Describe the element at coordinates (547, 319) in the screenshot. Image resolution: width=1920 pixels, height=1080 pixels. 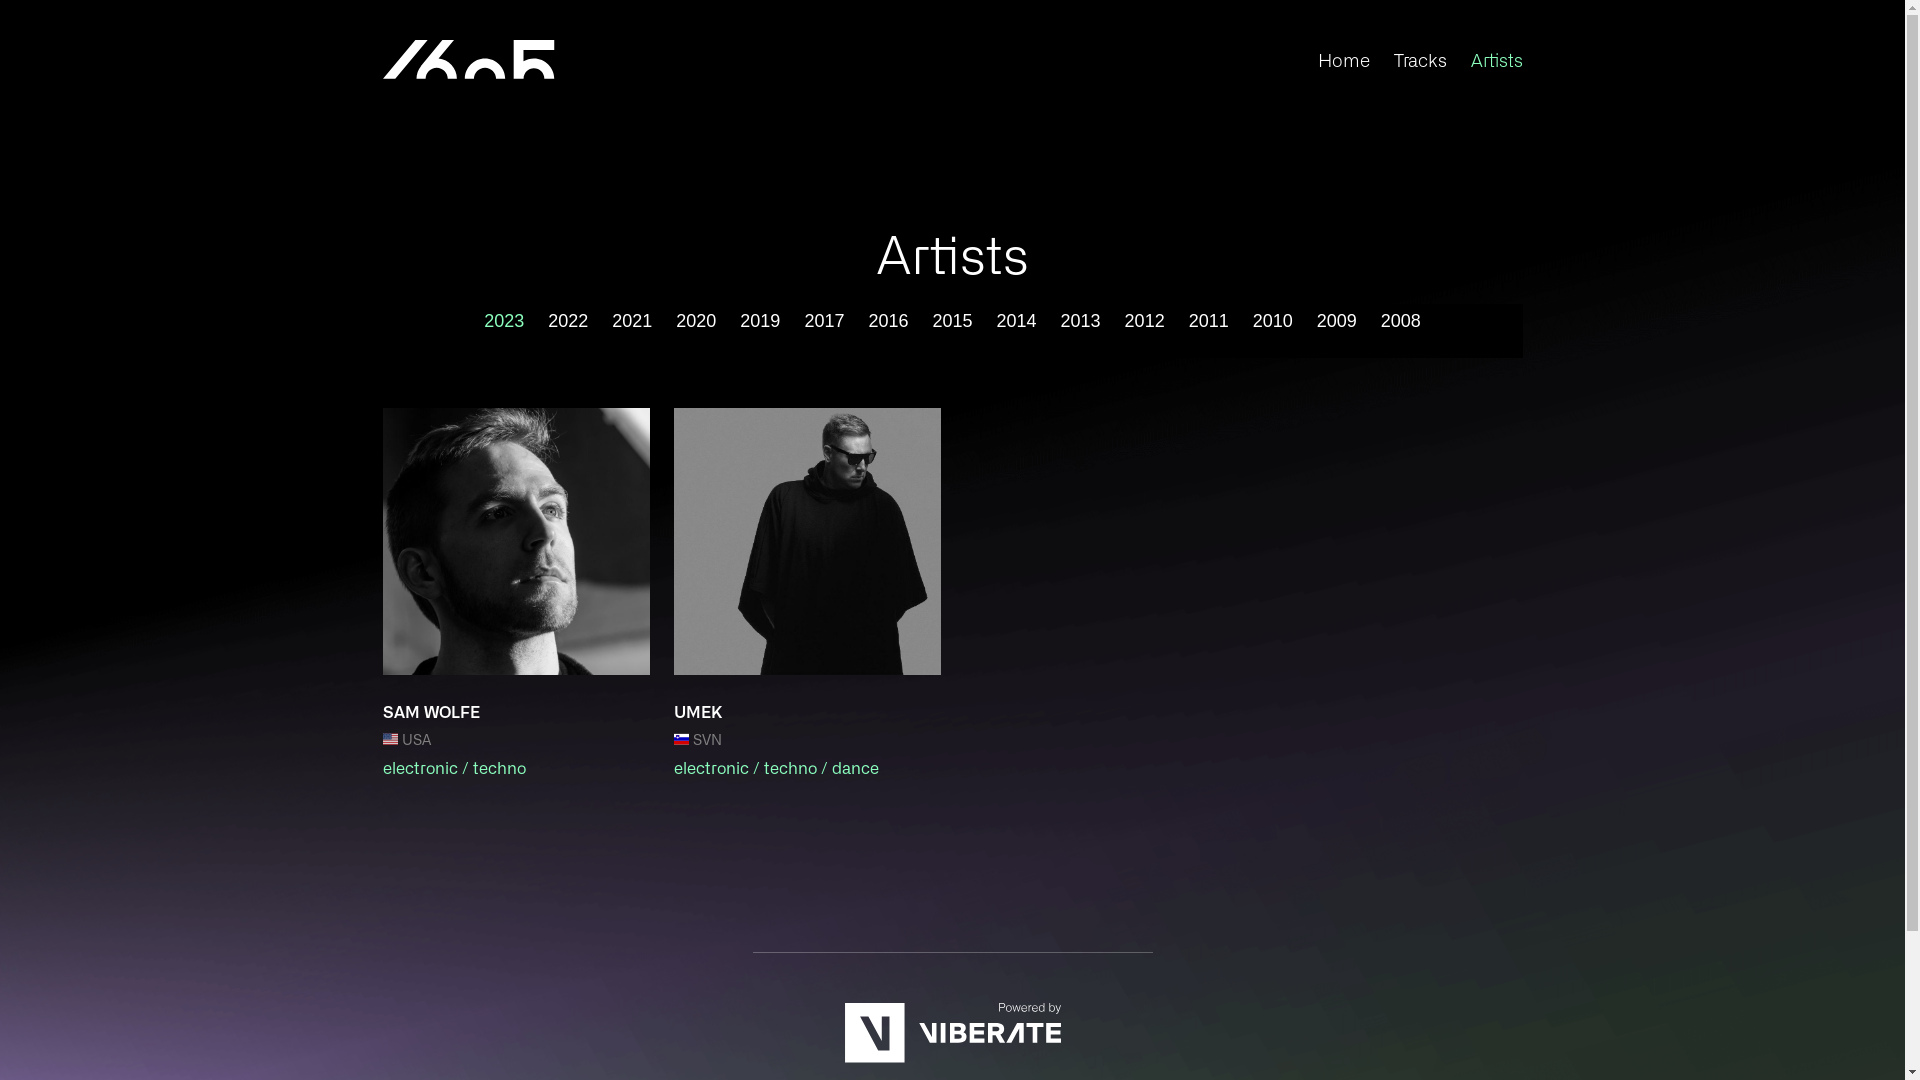
I see `'2022'` at that location.